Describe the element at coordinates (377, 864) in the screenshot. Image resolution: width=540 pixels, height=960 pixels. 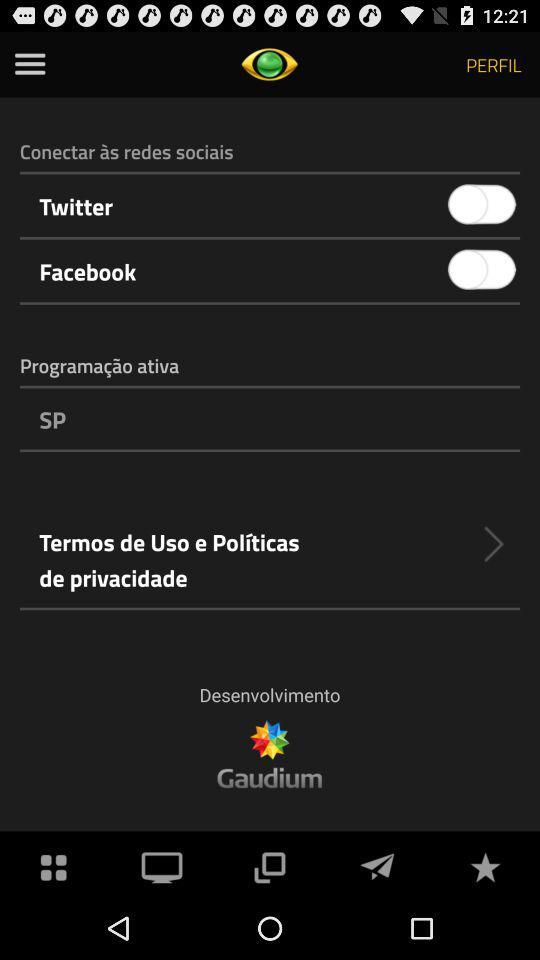
I see `app below desenvolvimento` at that location.